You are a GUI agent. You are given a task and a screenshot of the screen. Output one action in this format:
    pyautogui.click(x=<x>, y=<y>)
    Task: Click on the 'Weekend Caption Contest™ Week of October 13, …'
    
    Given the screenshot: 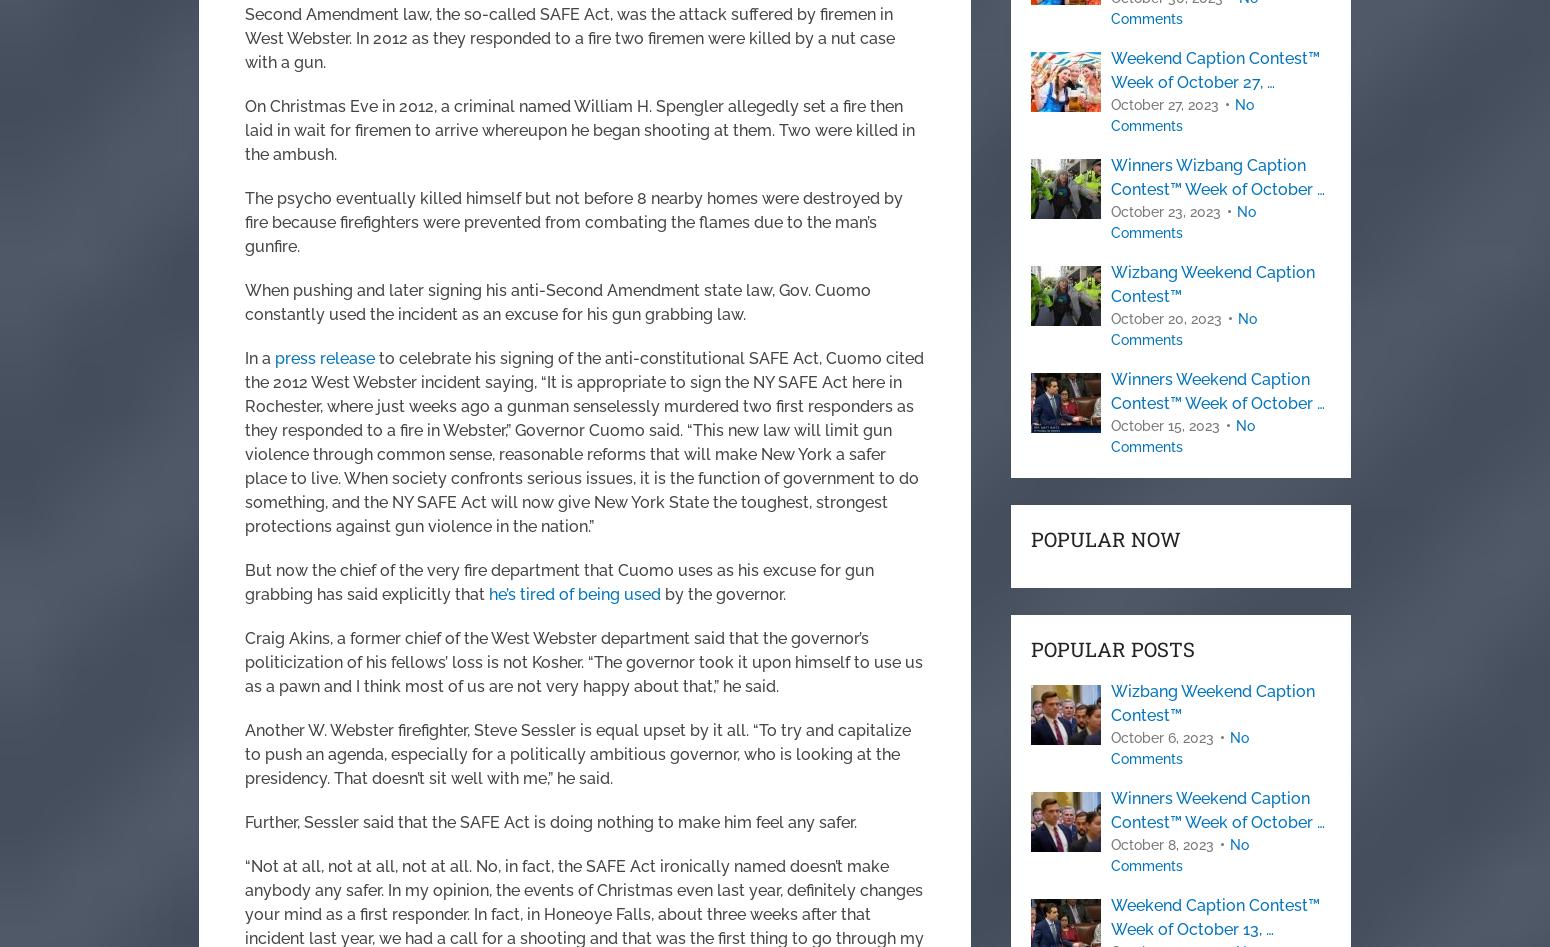 What is the action you would take?
    pyautogui.click(x=1215, y=916)
    